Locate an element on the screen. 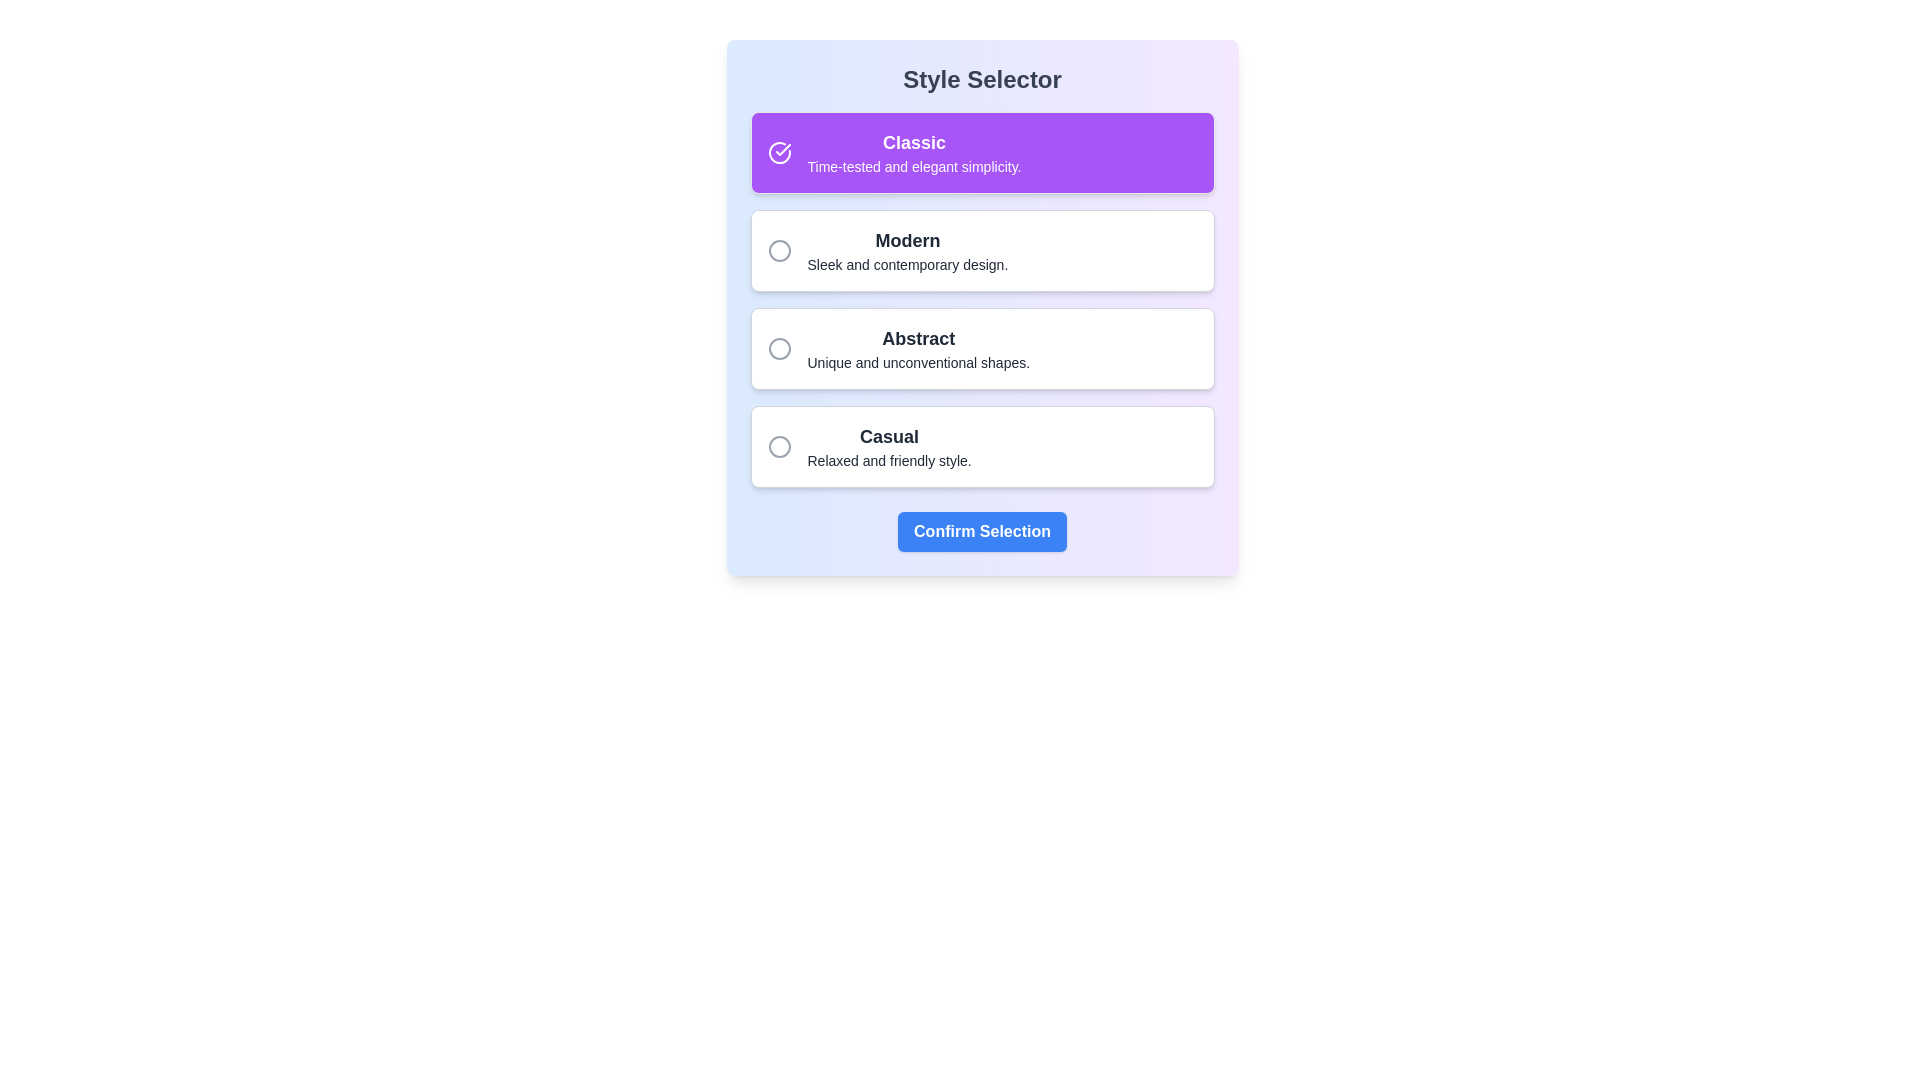  the 'Casual' text label, which is displayed in bold and larger font above the description 'Relaxed and friendly style.' in the fourth selectable option of a vertically arranged list is located at coordinates (888, 435).